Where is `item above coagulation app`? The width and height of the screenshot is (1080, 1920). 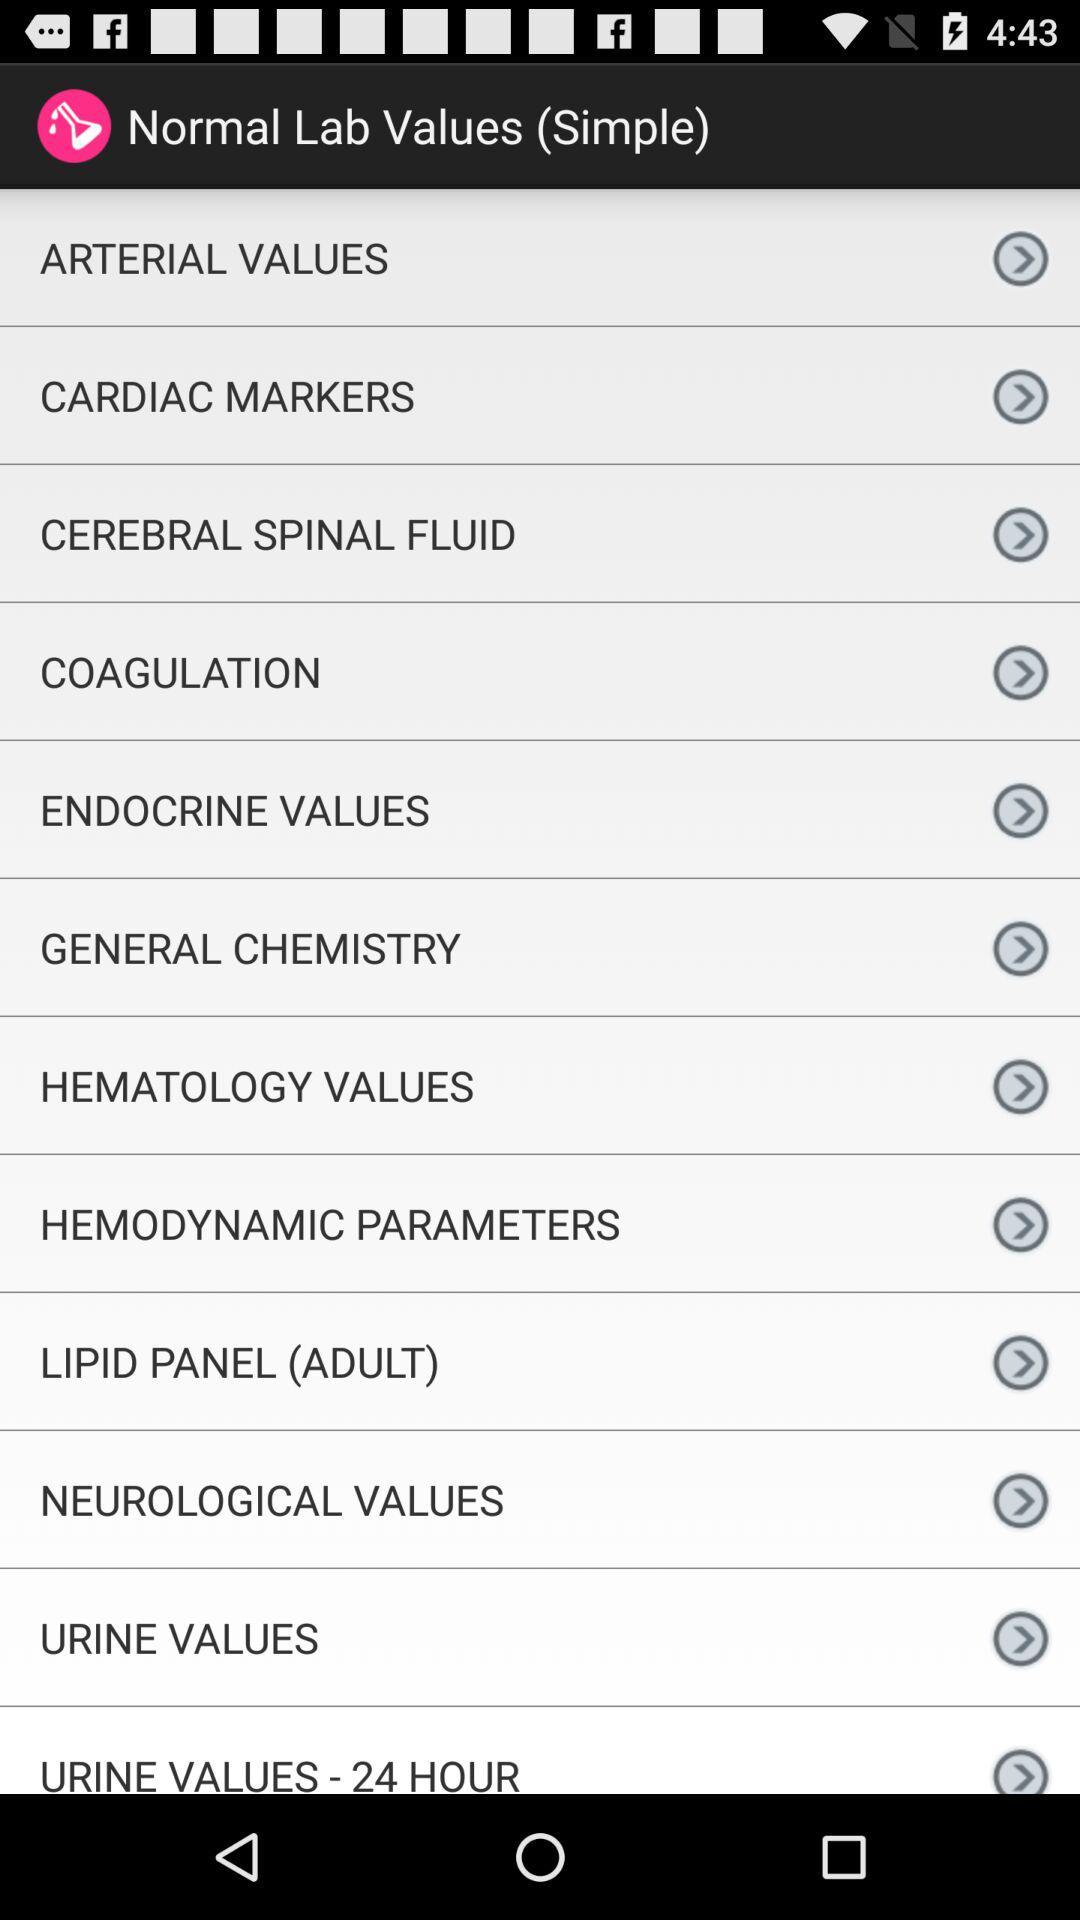 item above coagulation app is located at coordinates (480, 533).